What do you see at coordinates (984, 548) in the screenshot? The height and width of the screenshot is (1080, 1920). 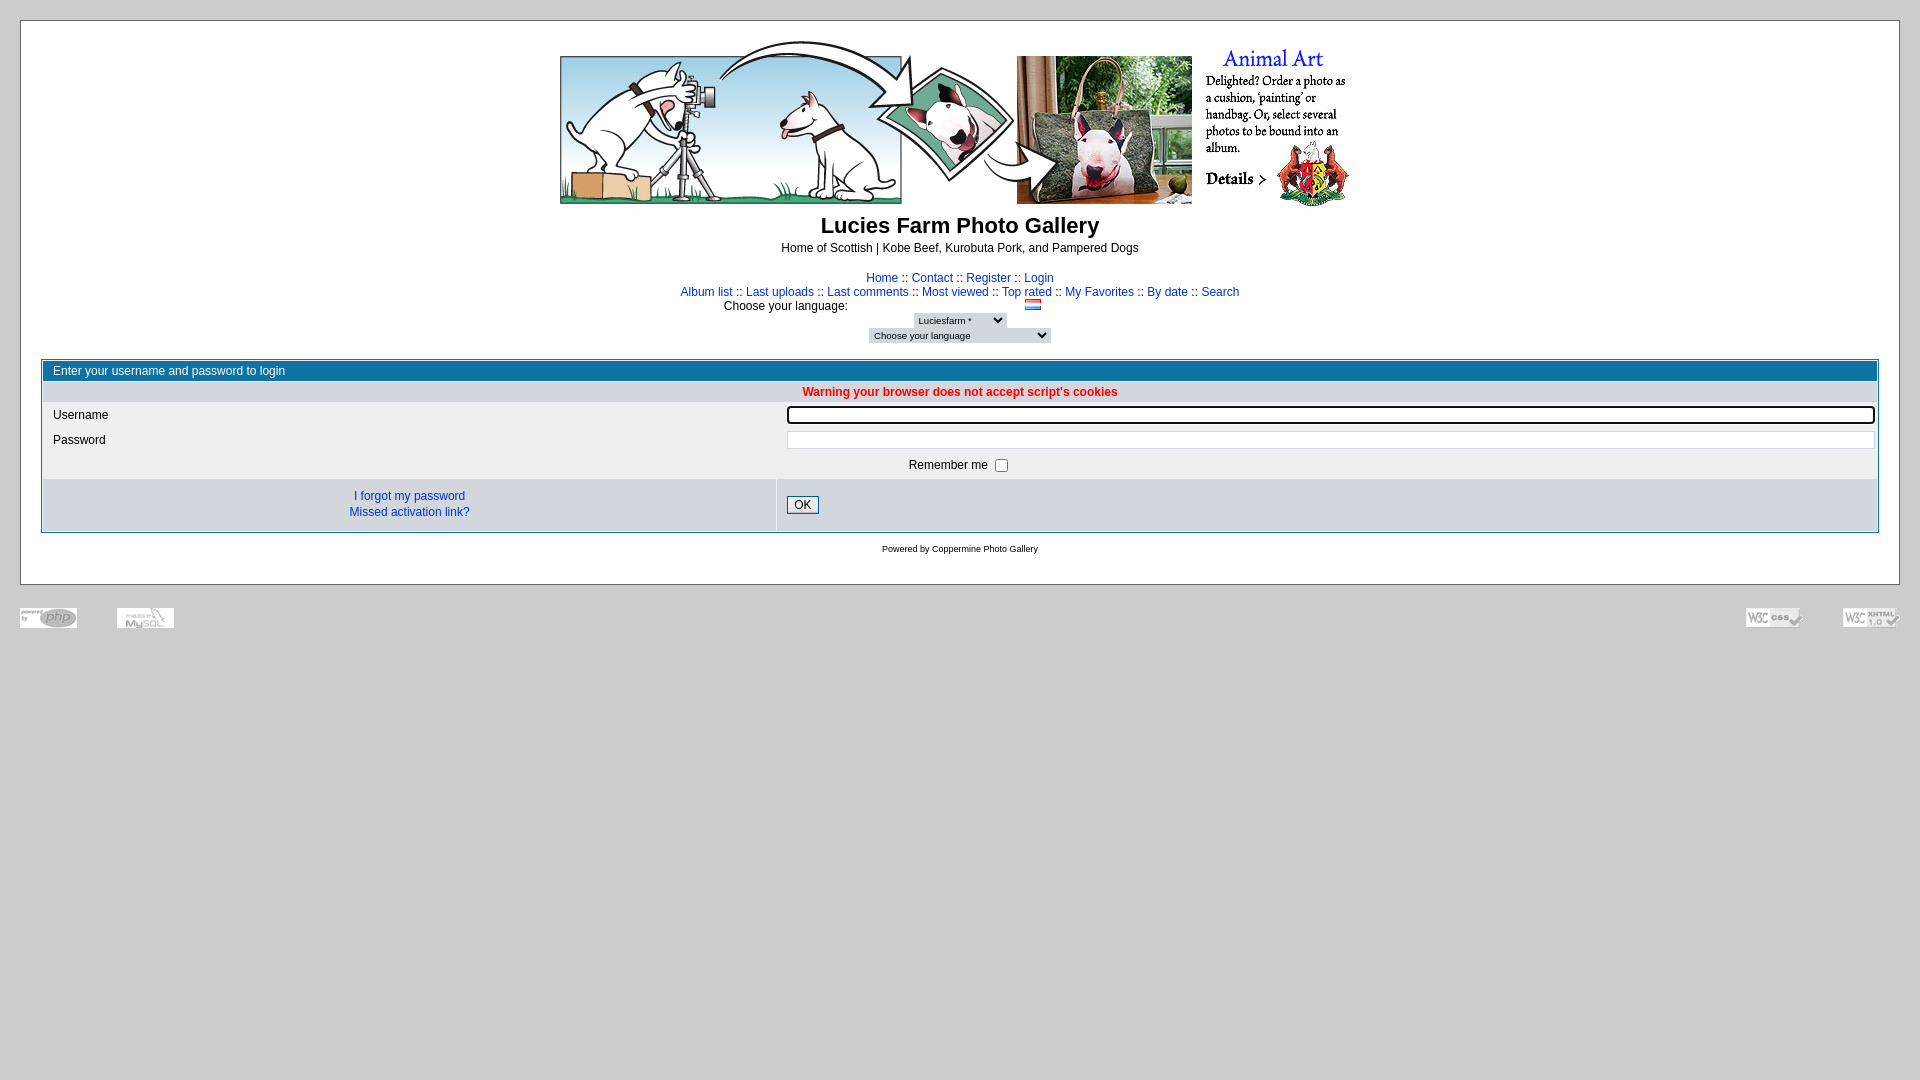 I see `'Coppermine Photo Gallery'` at bounding box center [984, 548].